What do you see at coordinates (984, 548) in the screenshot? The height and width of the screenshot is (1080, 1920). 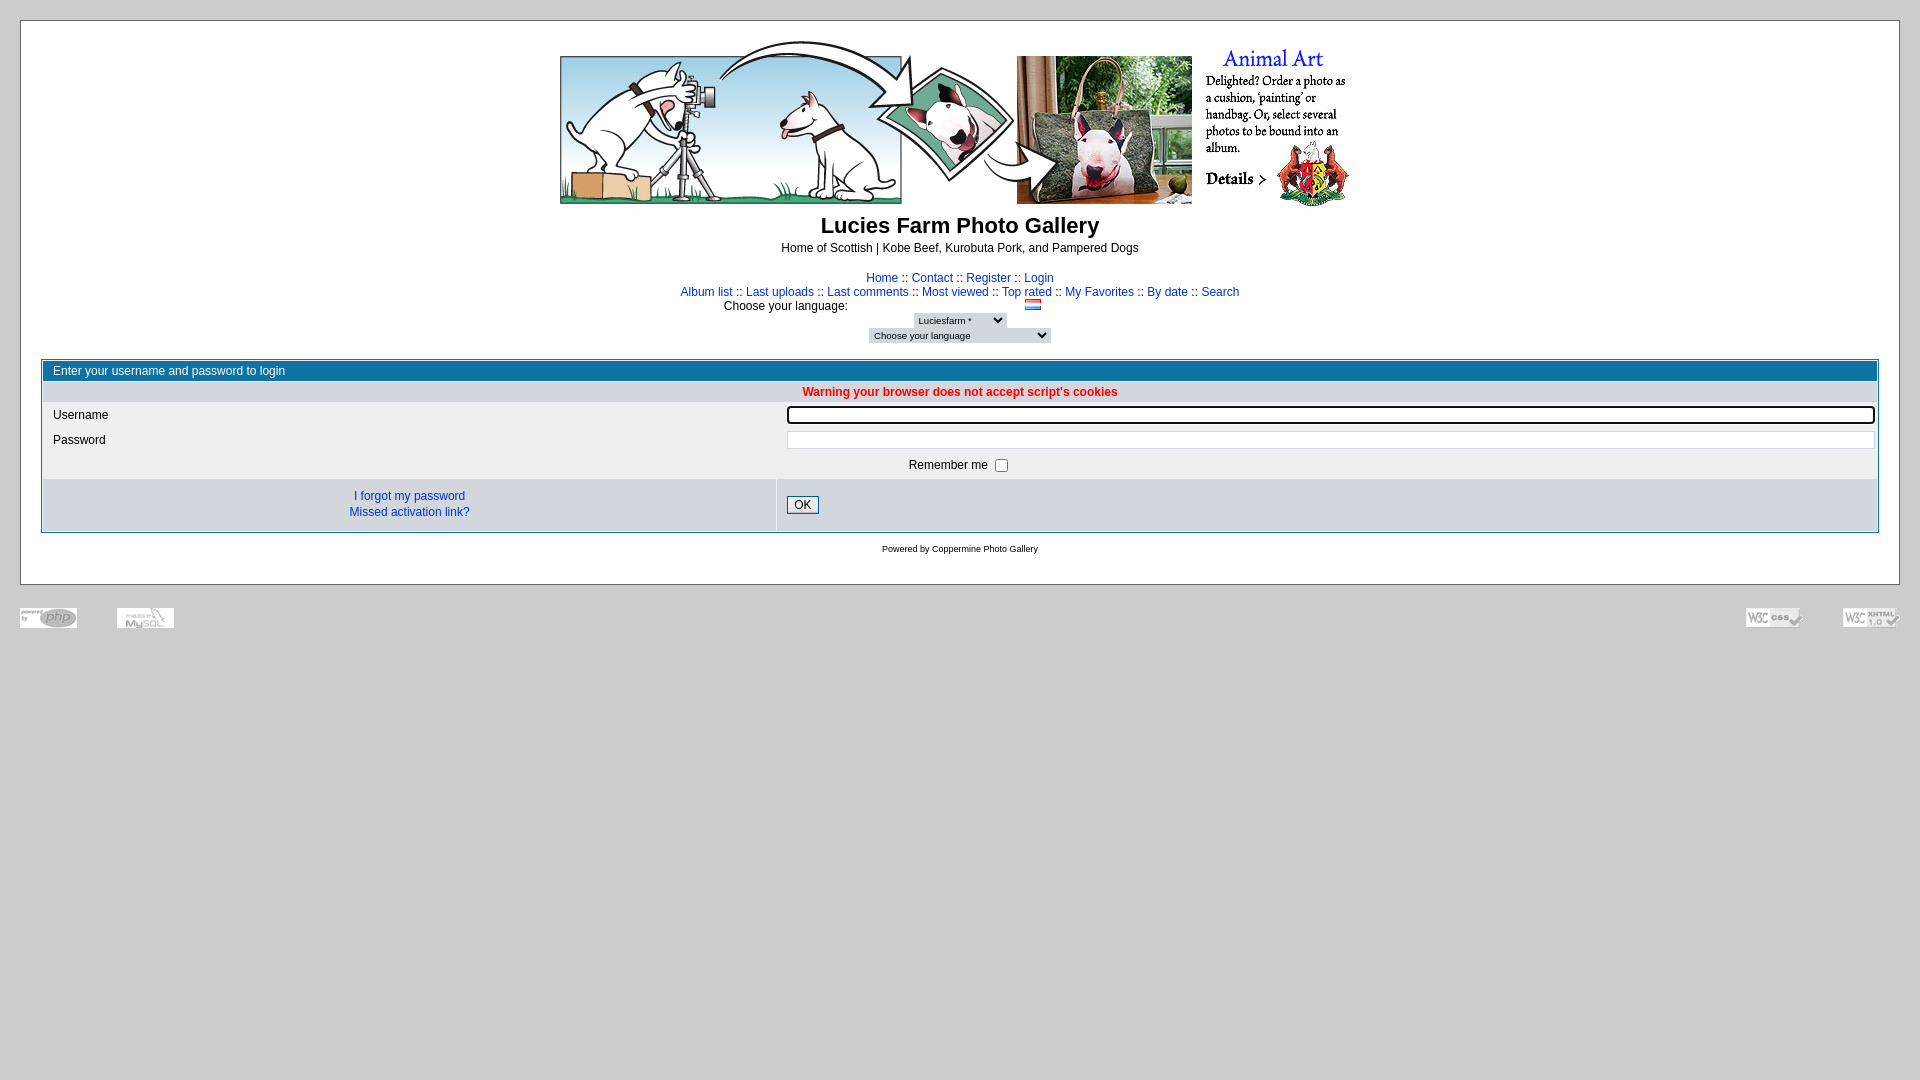 I see `'Coppermine Photo Gallery'` at bounding box center [984, 548].